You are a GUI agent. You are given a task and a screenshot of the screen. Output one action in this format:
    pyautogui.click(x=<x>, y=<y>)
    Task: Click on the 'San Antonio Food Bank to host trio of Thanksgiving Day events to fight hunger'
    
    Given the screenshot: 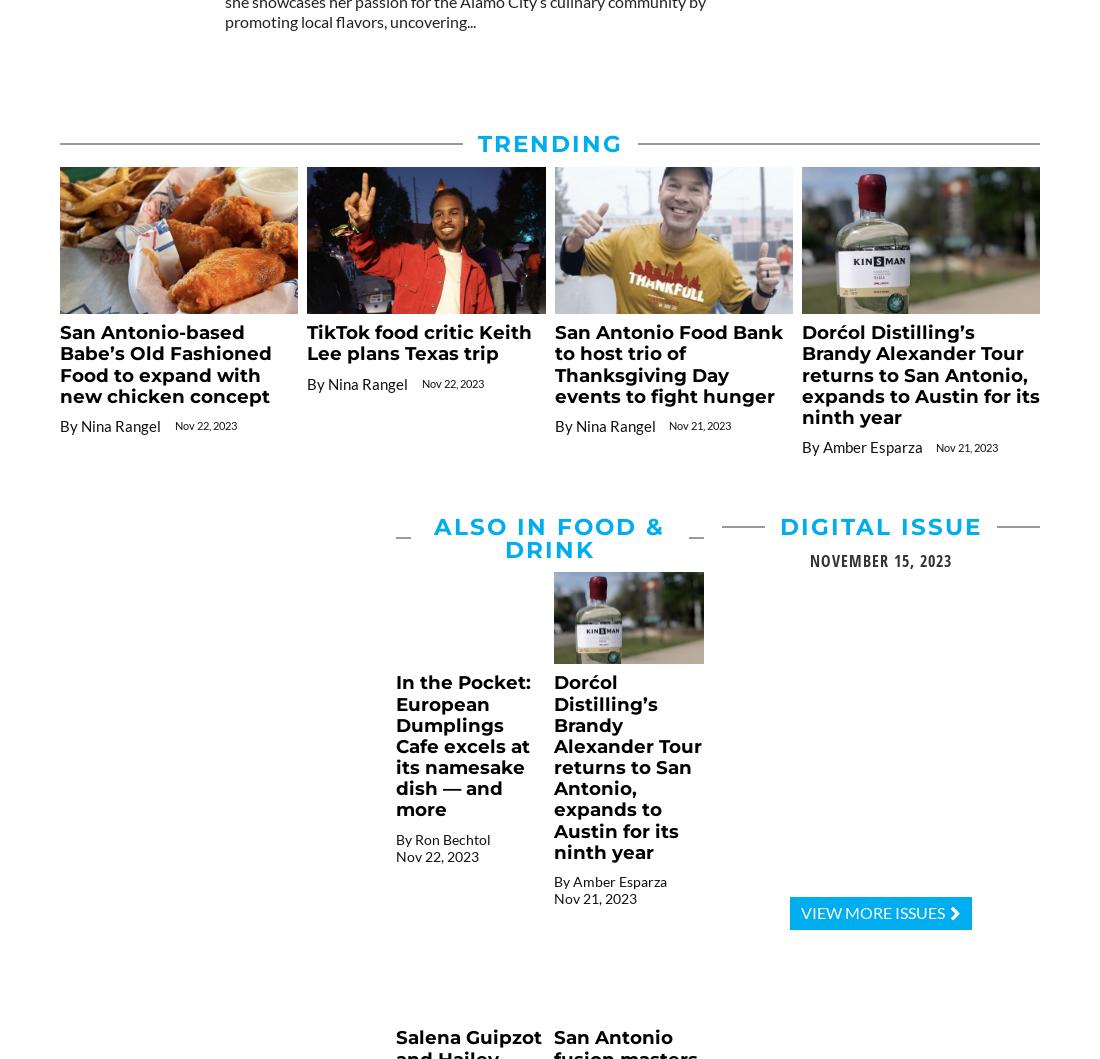 What is the action you would take?
    pyautogui.click(x=668, y=362)
    